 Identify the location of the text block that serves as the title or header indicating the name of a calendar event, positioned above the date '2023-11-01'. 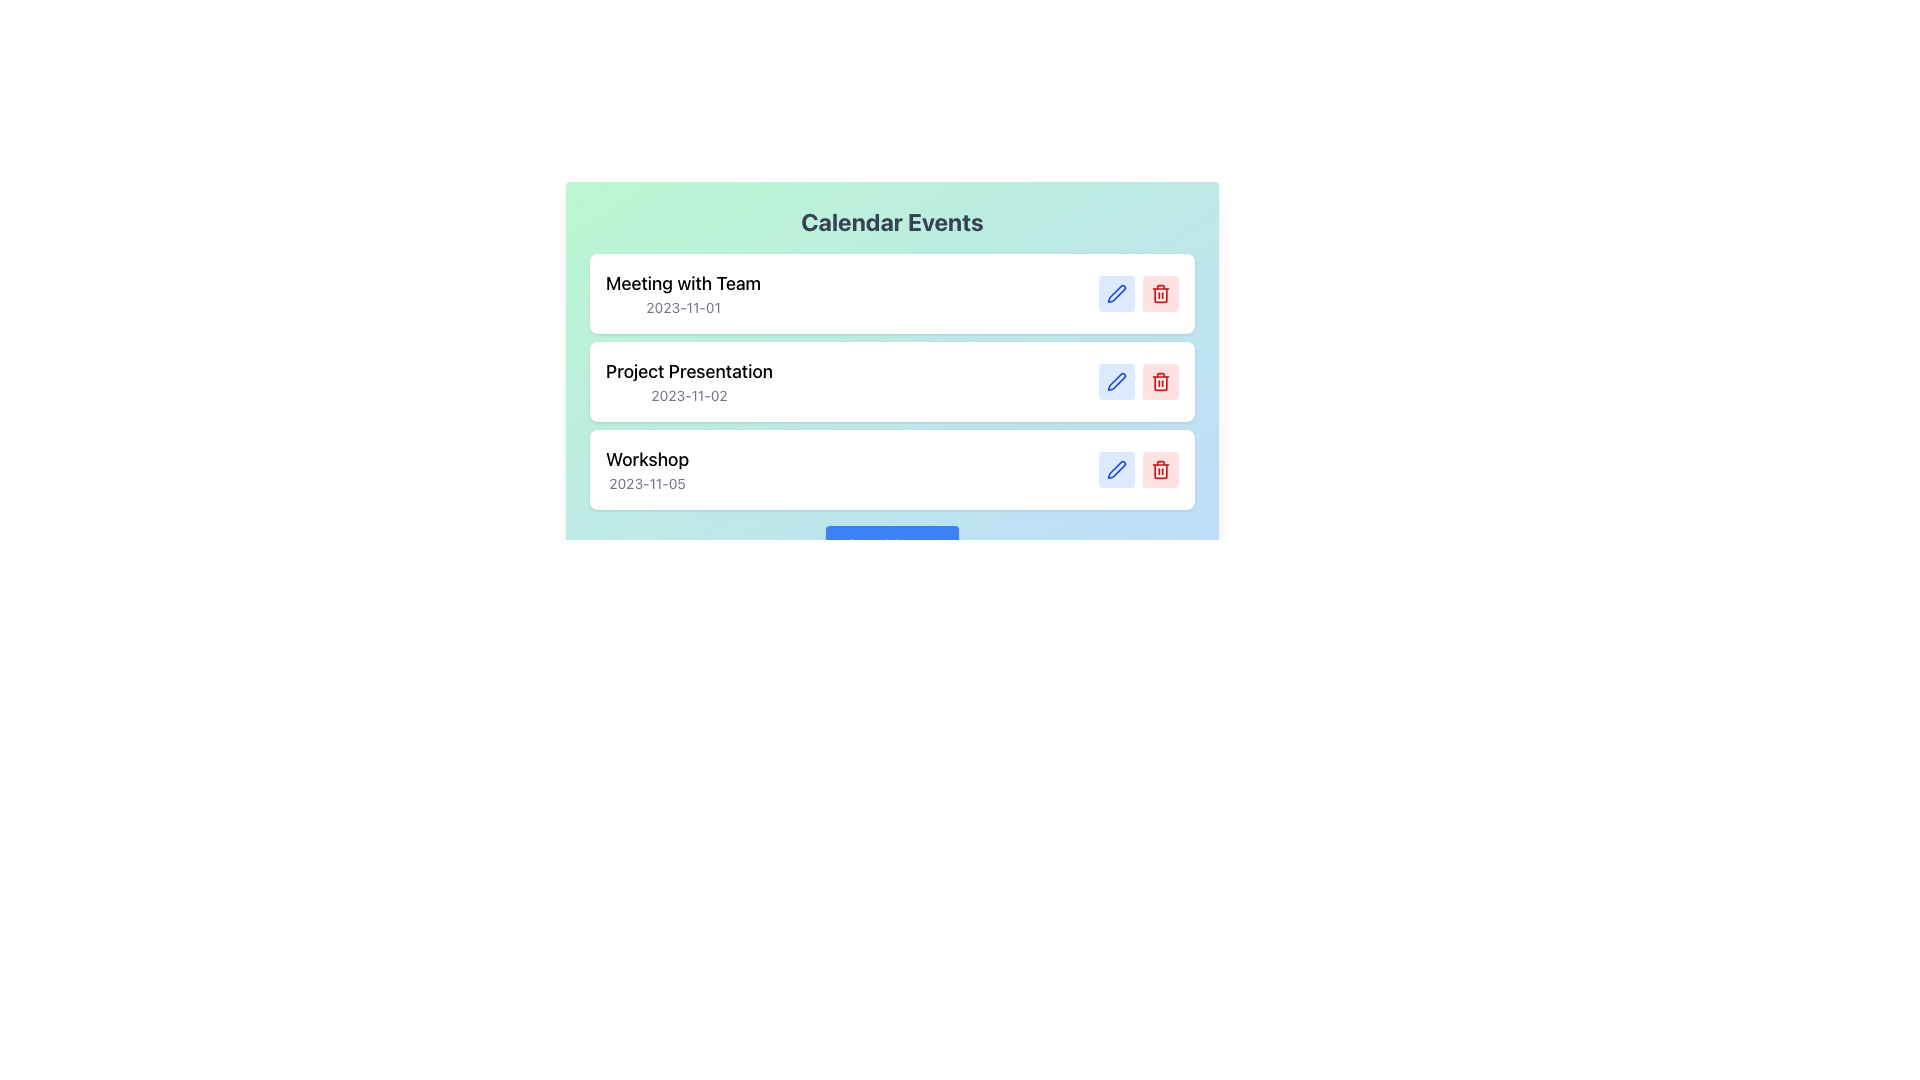
(683, 284).